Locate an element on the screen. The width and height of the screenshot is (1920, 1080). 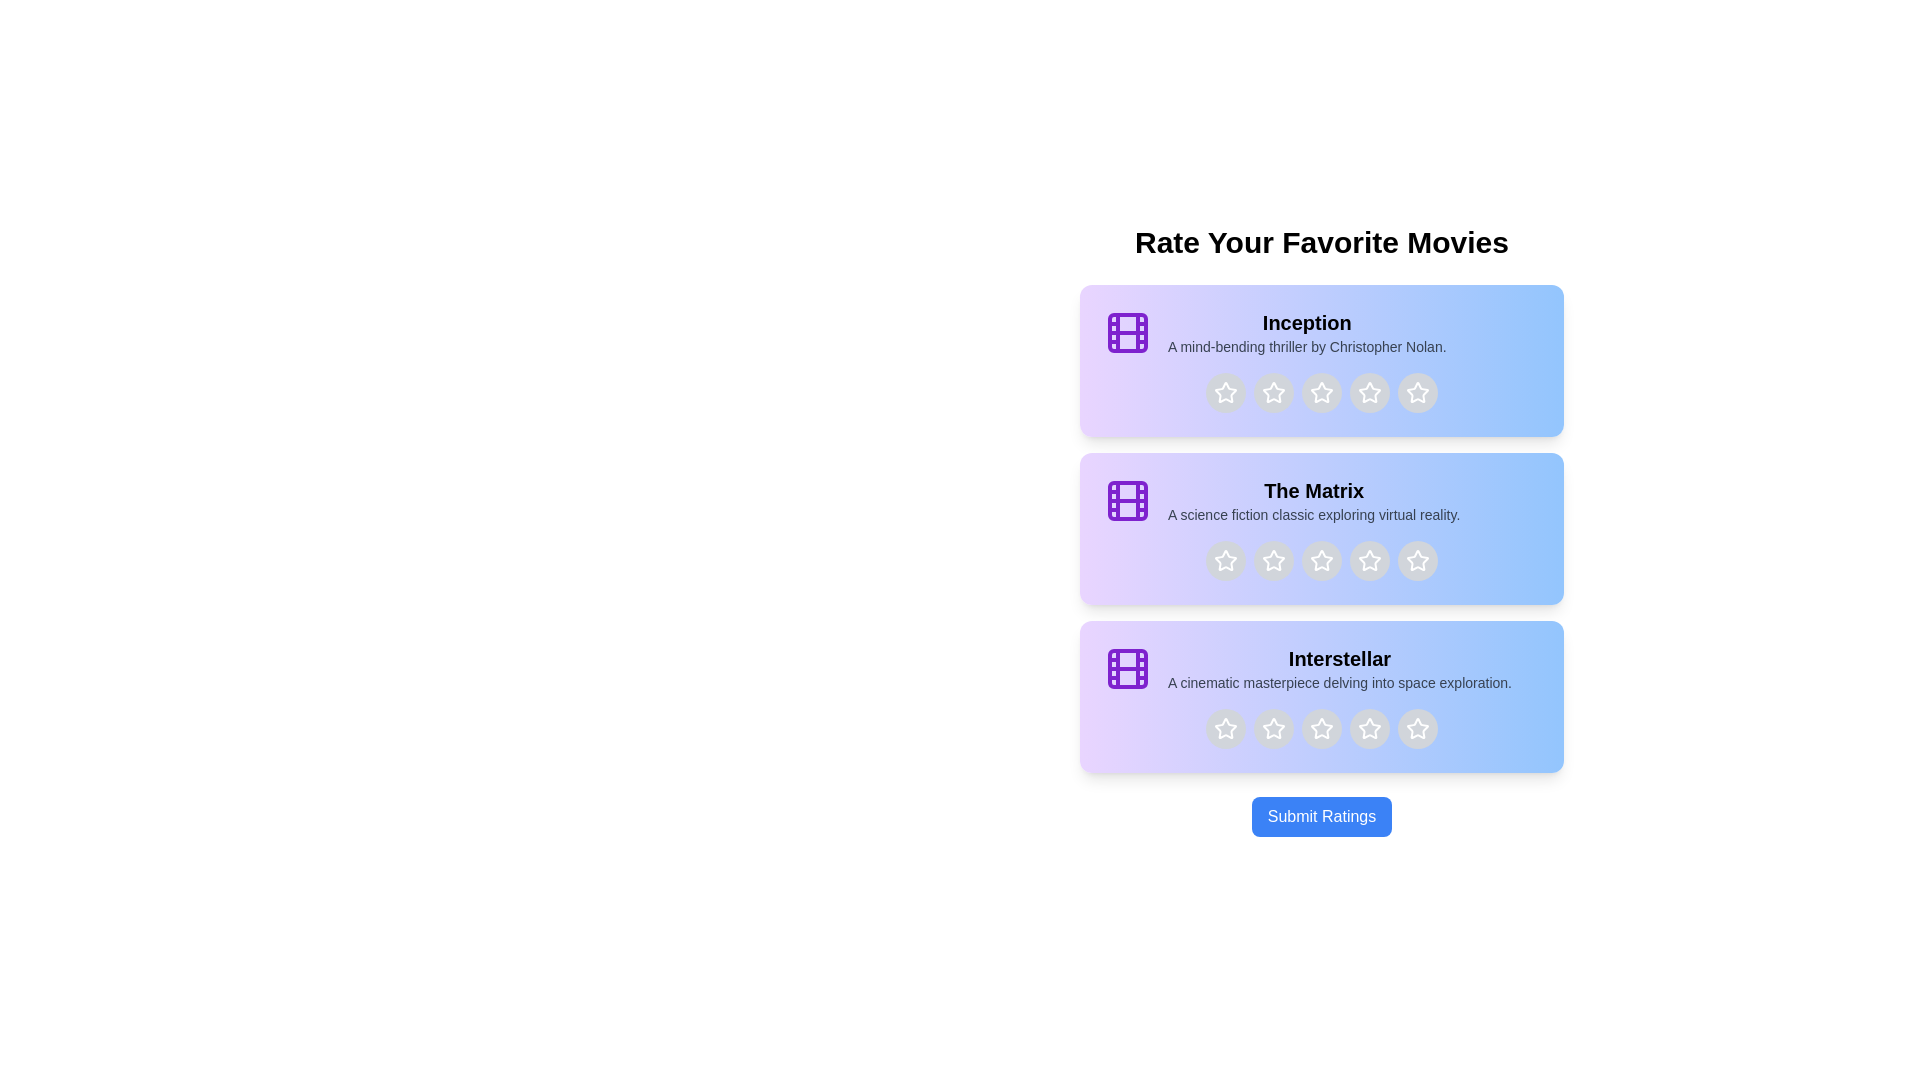
the star corresponding to 3 stars for the movie titled Interstellar is located at coordinates (1321, 729).